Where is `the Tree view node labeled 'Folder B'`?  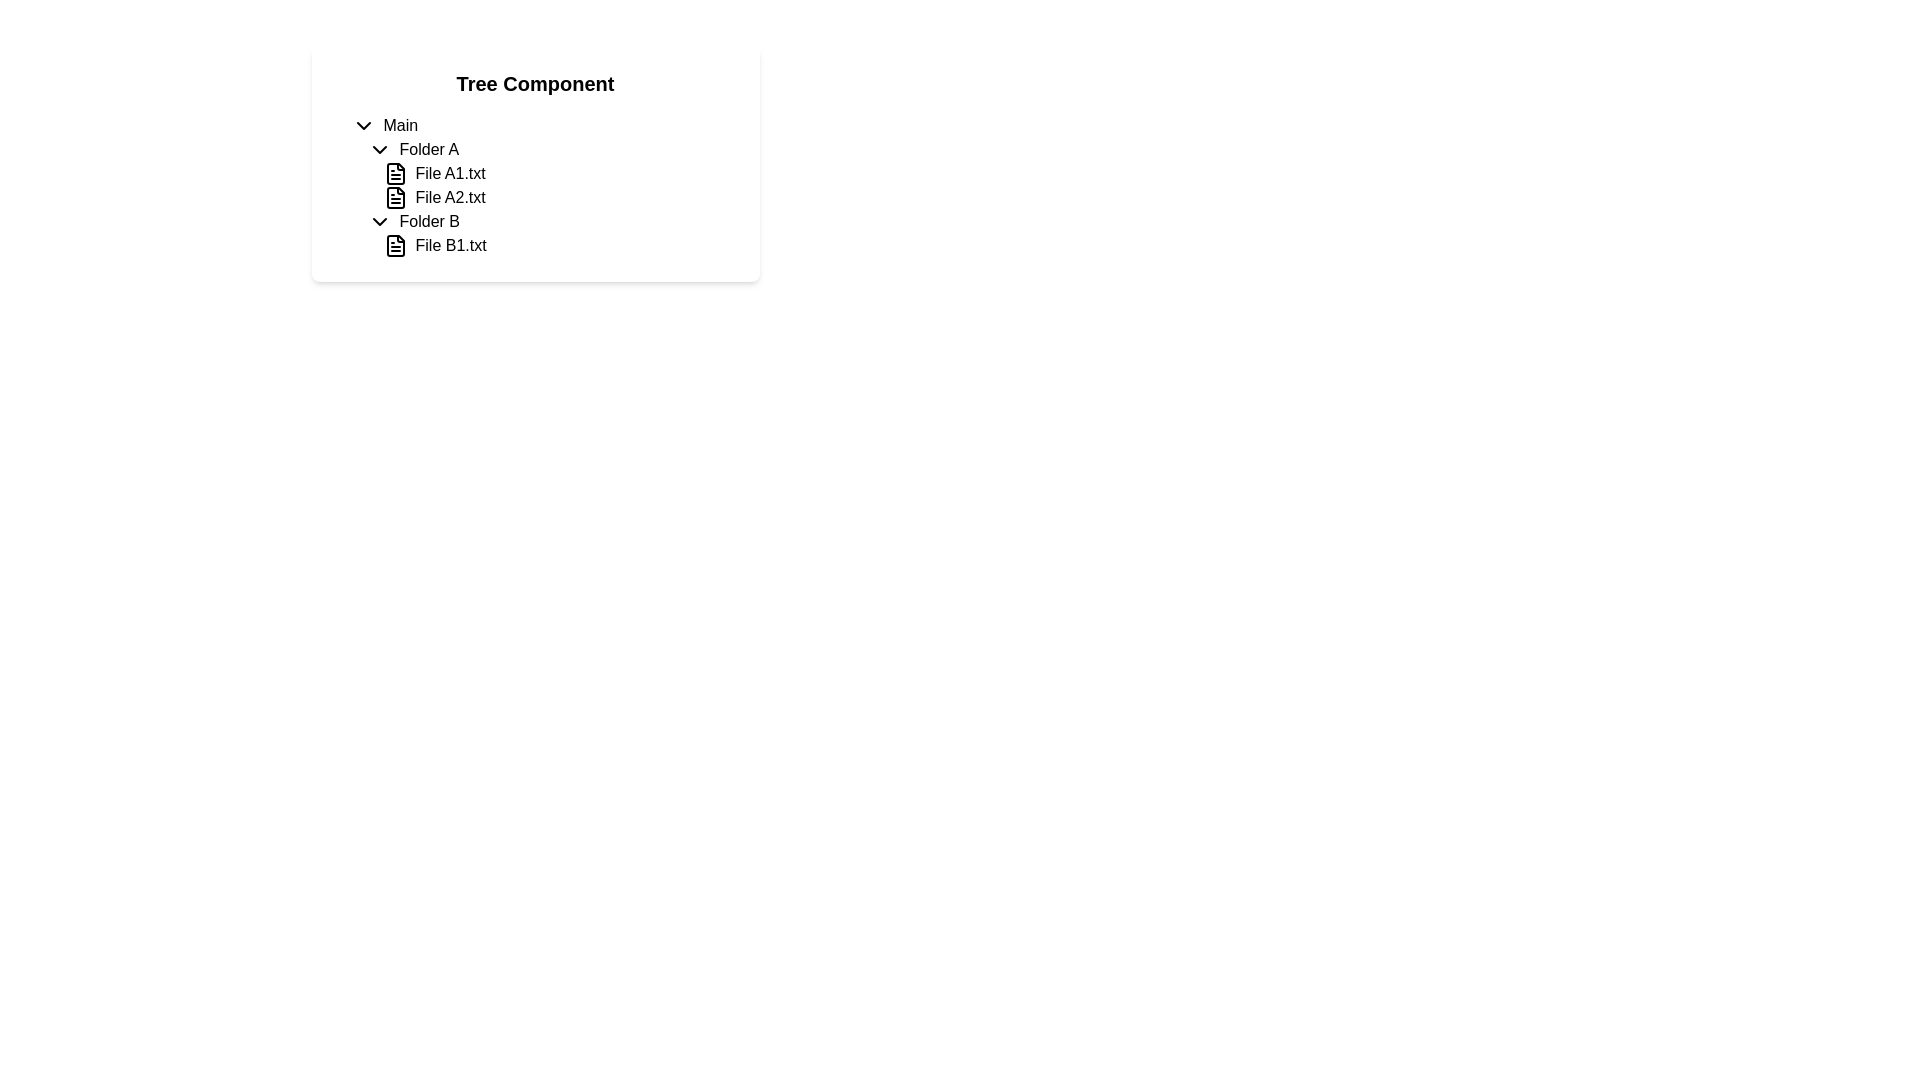
the Tree view node labeled 'Folder B' is located at coordinates (551, 222).